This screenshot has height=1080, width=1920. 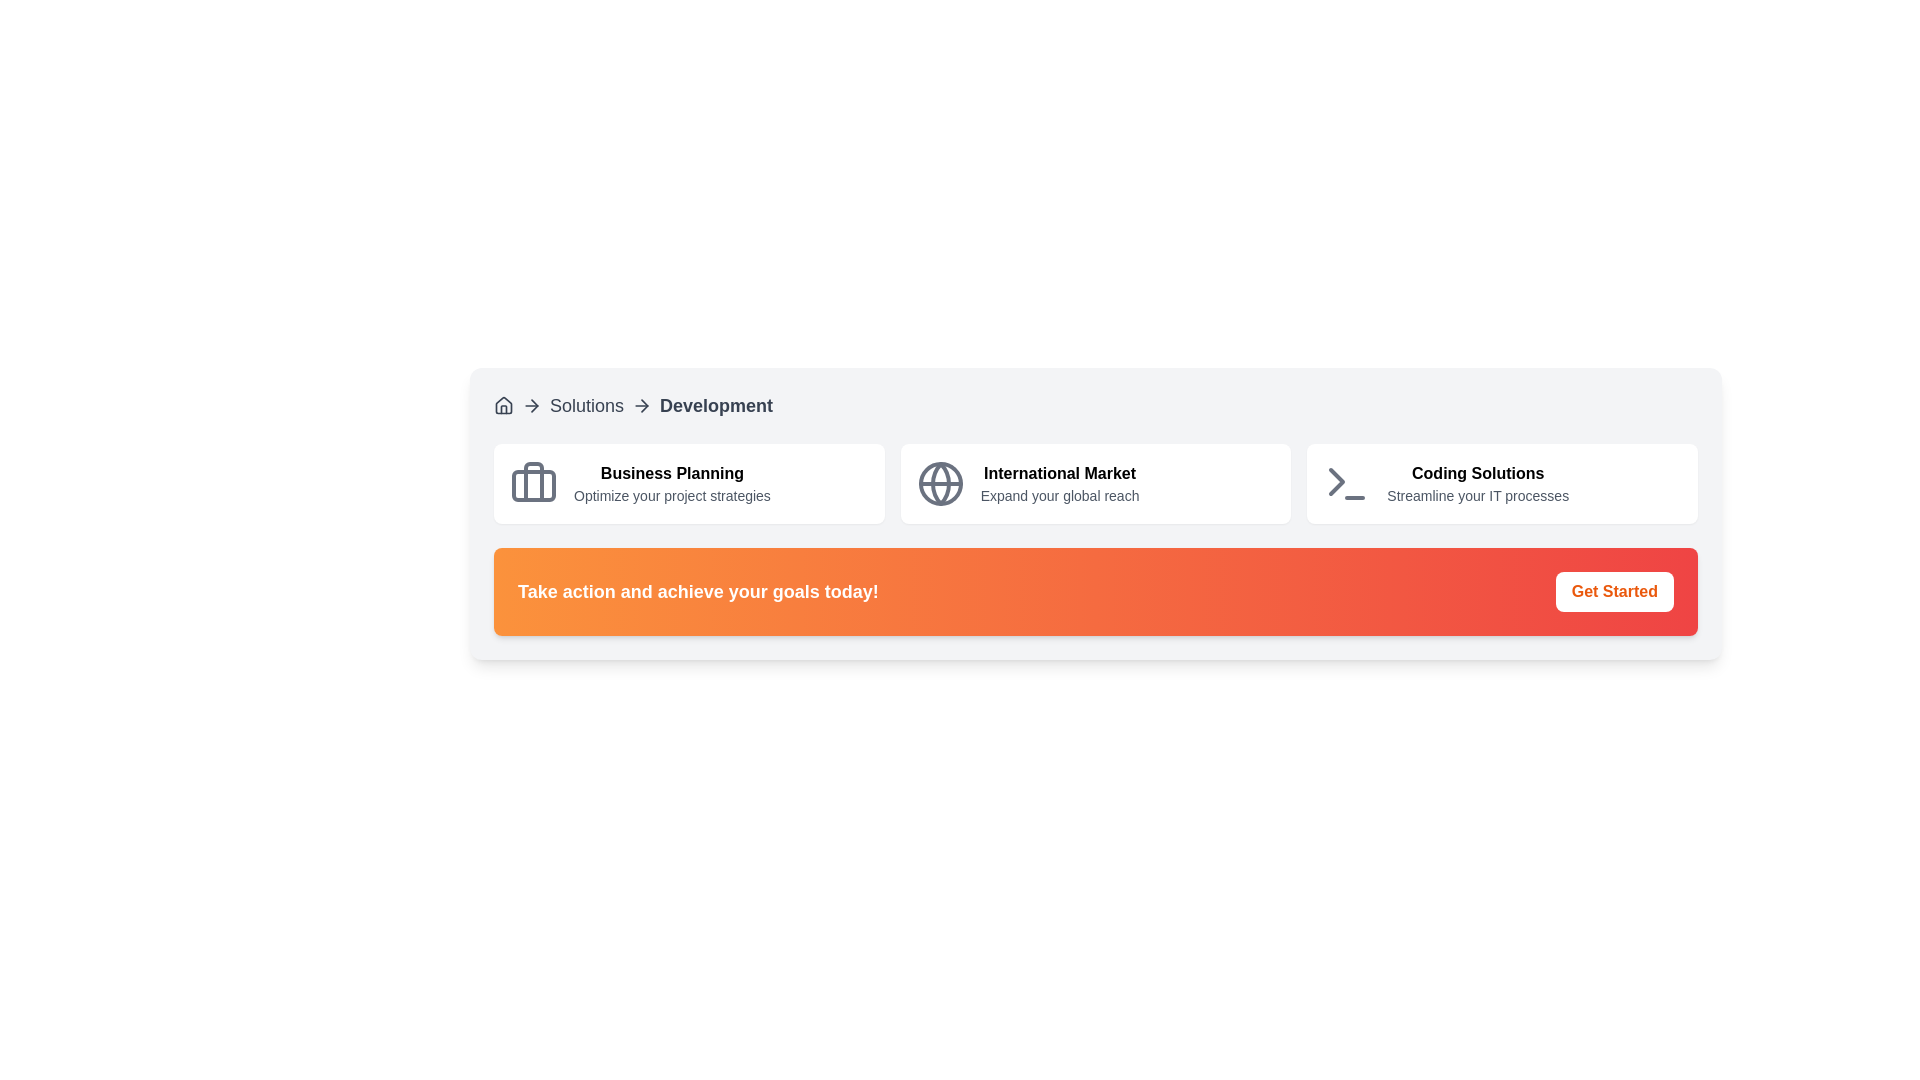 I want to click on the rectangular 'Get Started' button with rounded corners, featuring a white background and orange text, to initiate an action, so click(x=1614, y=590).